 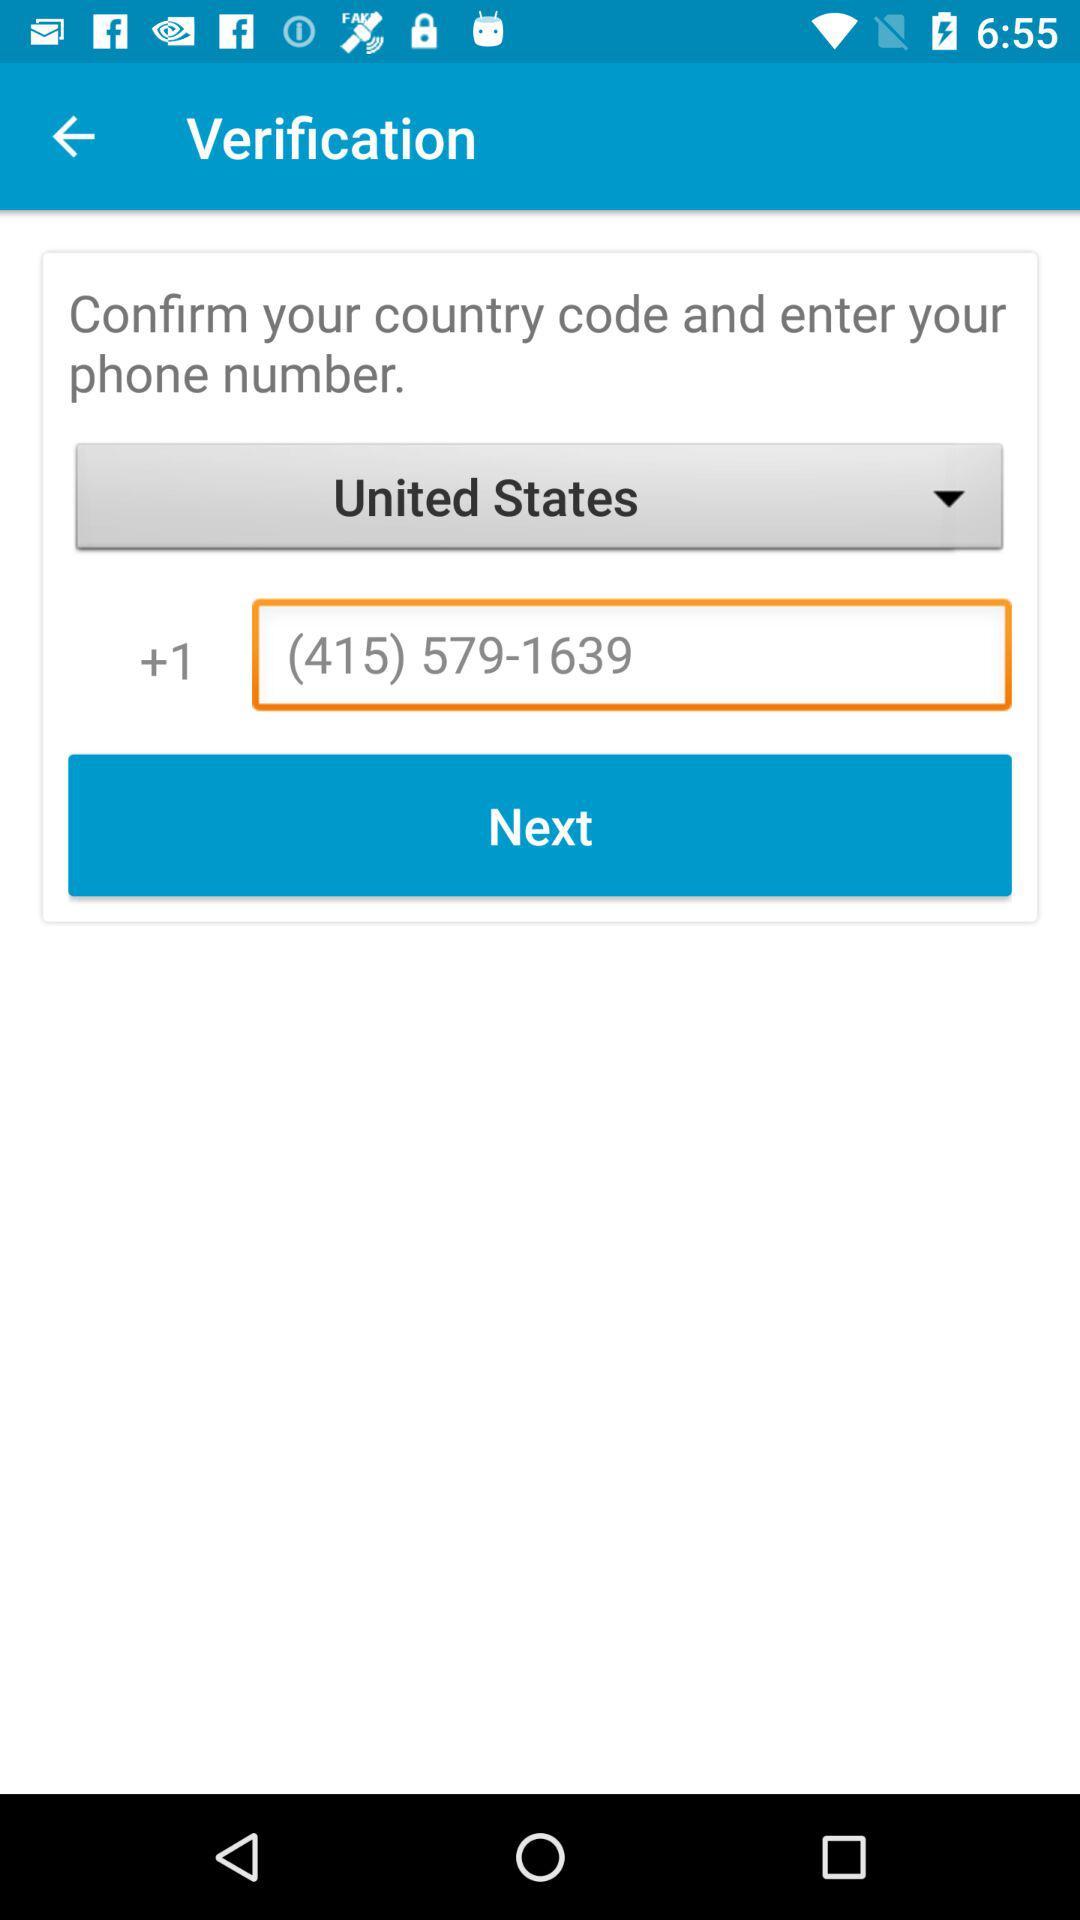 I want to click on next icon, so click(x=540, y=825).